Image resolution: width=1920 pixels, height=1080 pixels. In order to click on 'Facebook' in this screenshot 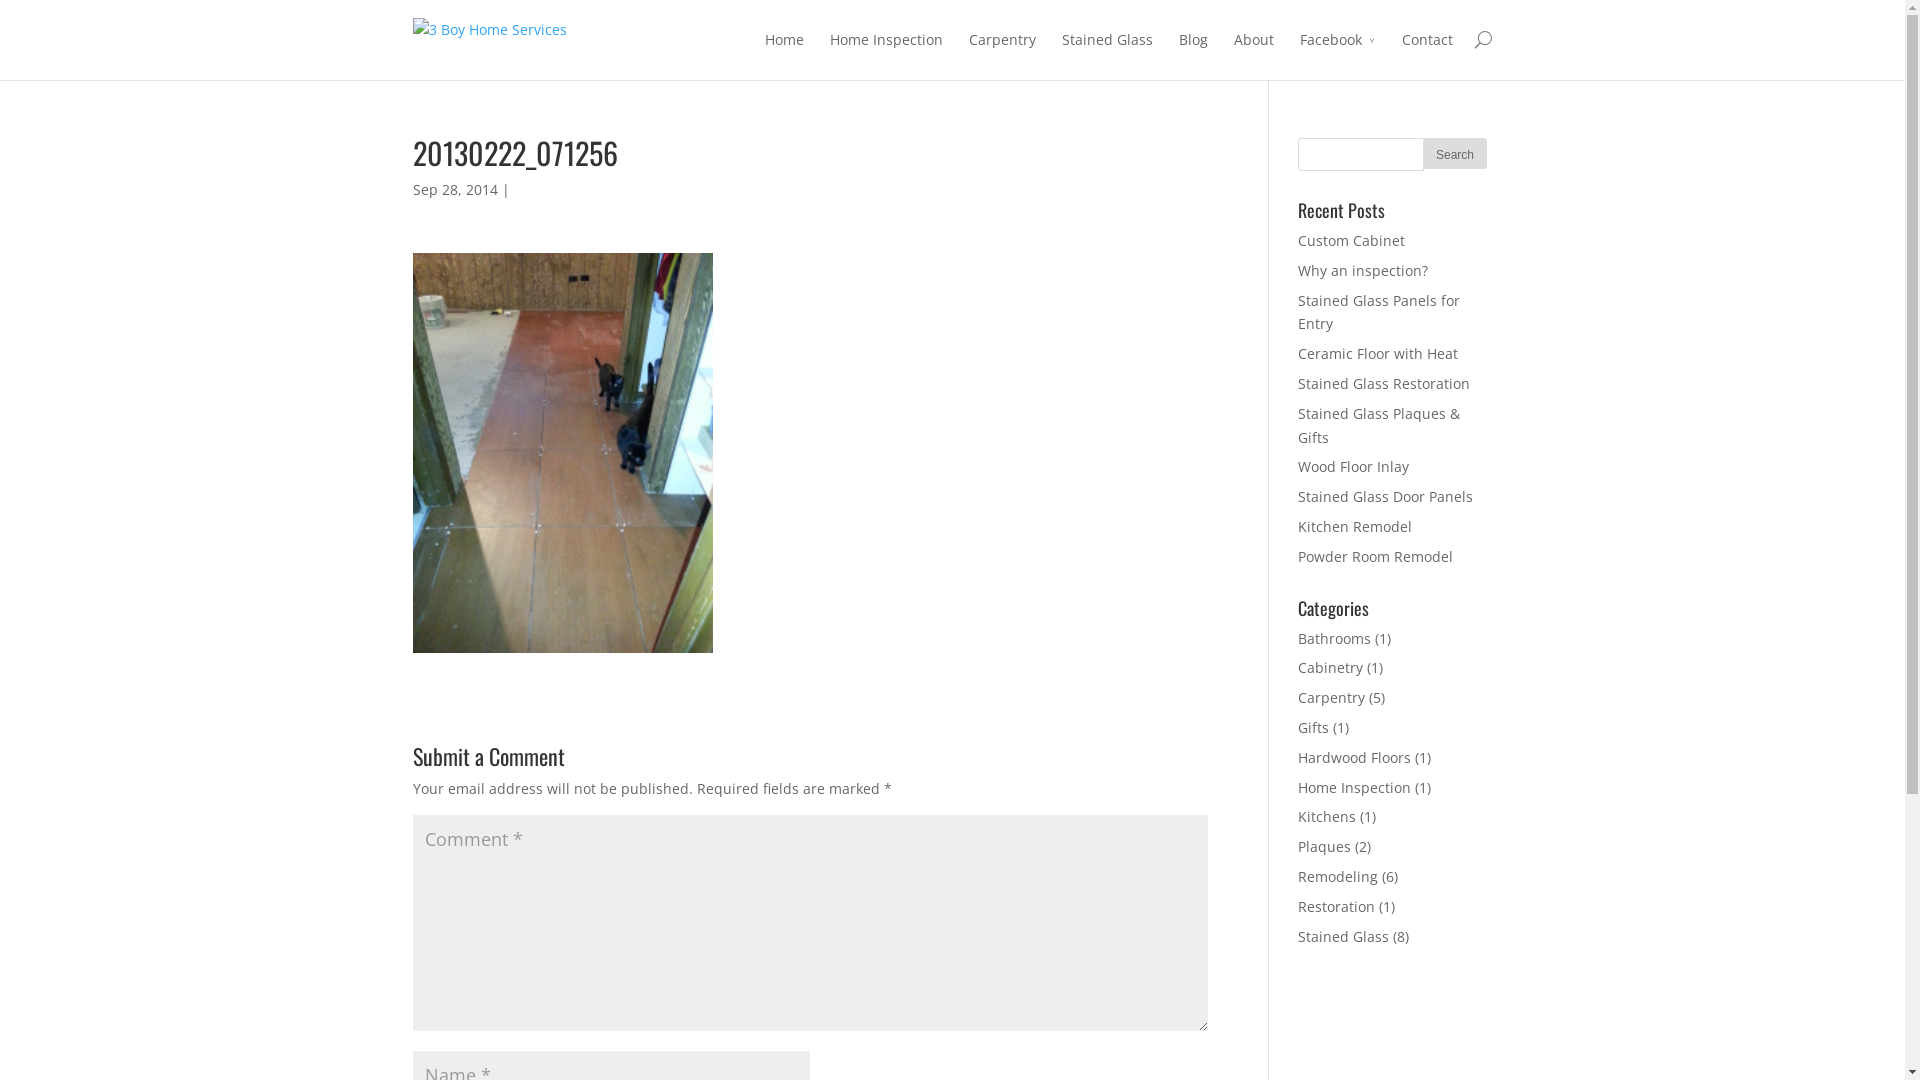, I will do `click(1338, 53)`.